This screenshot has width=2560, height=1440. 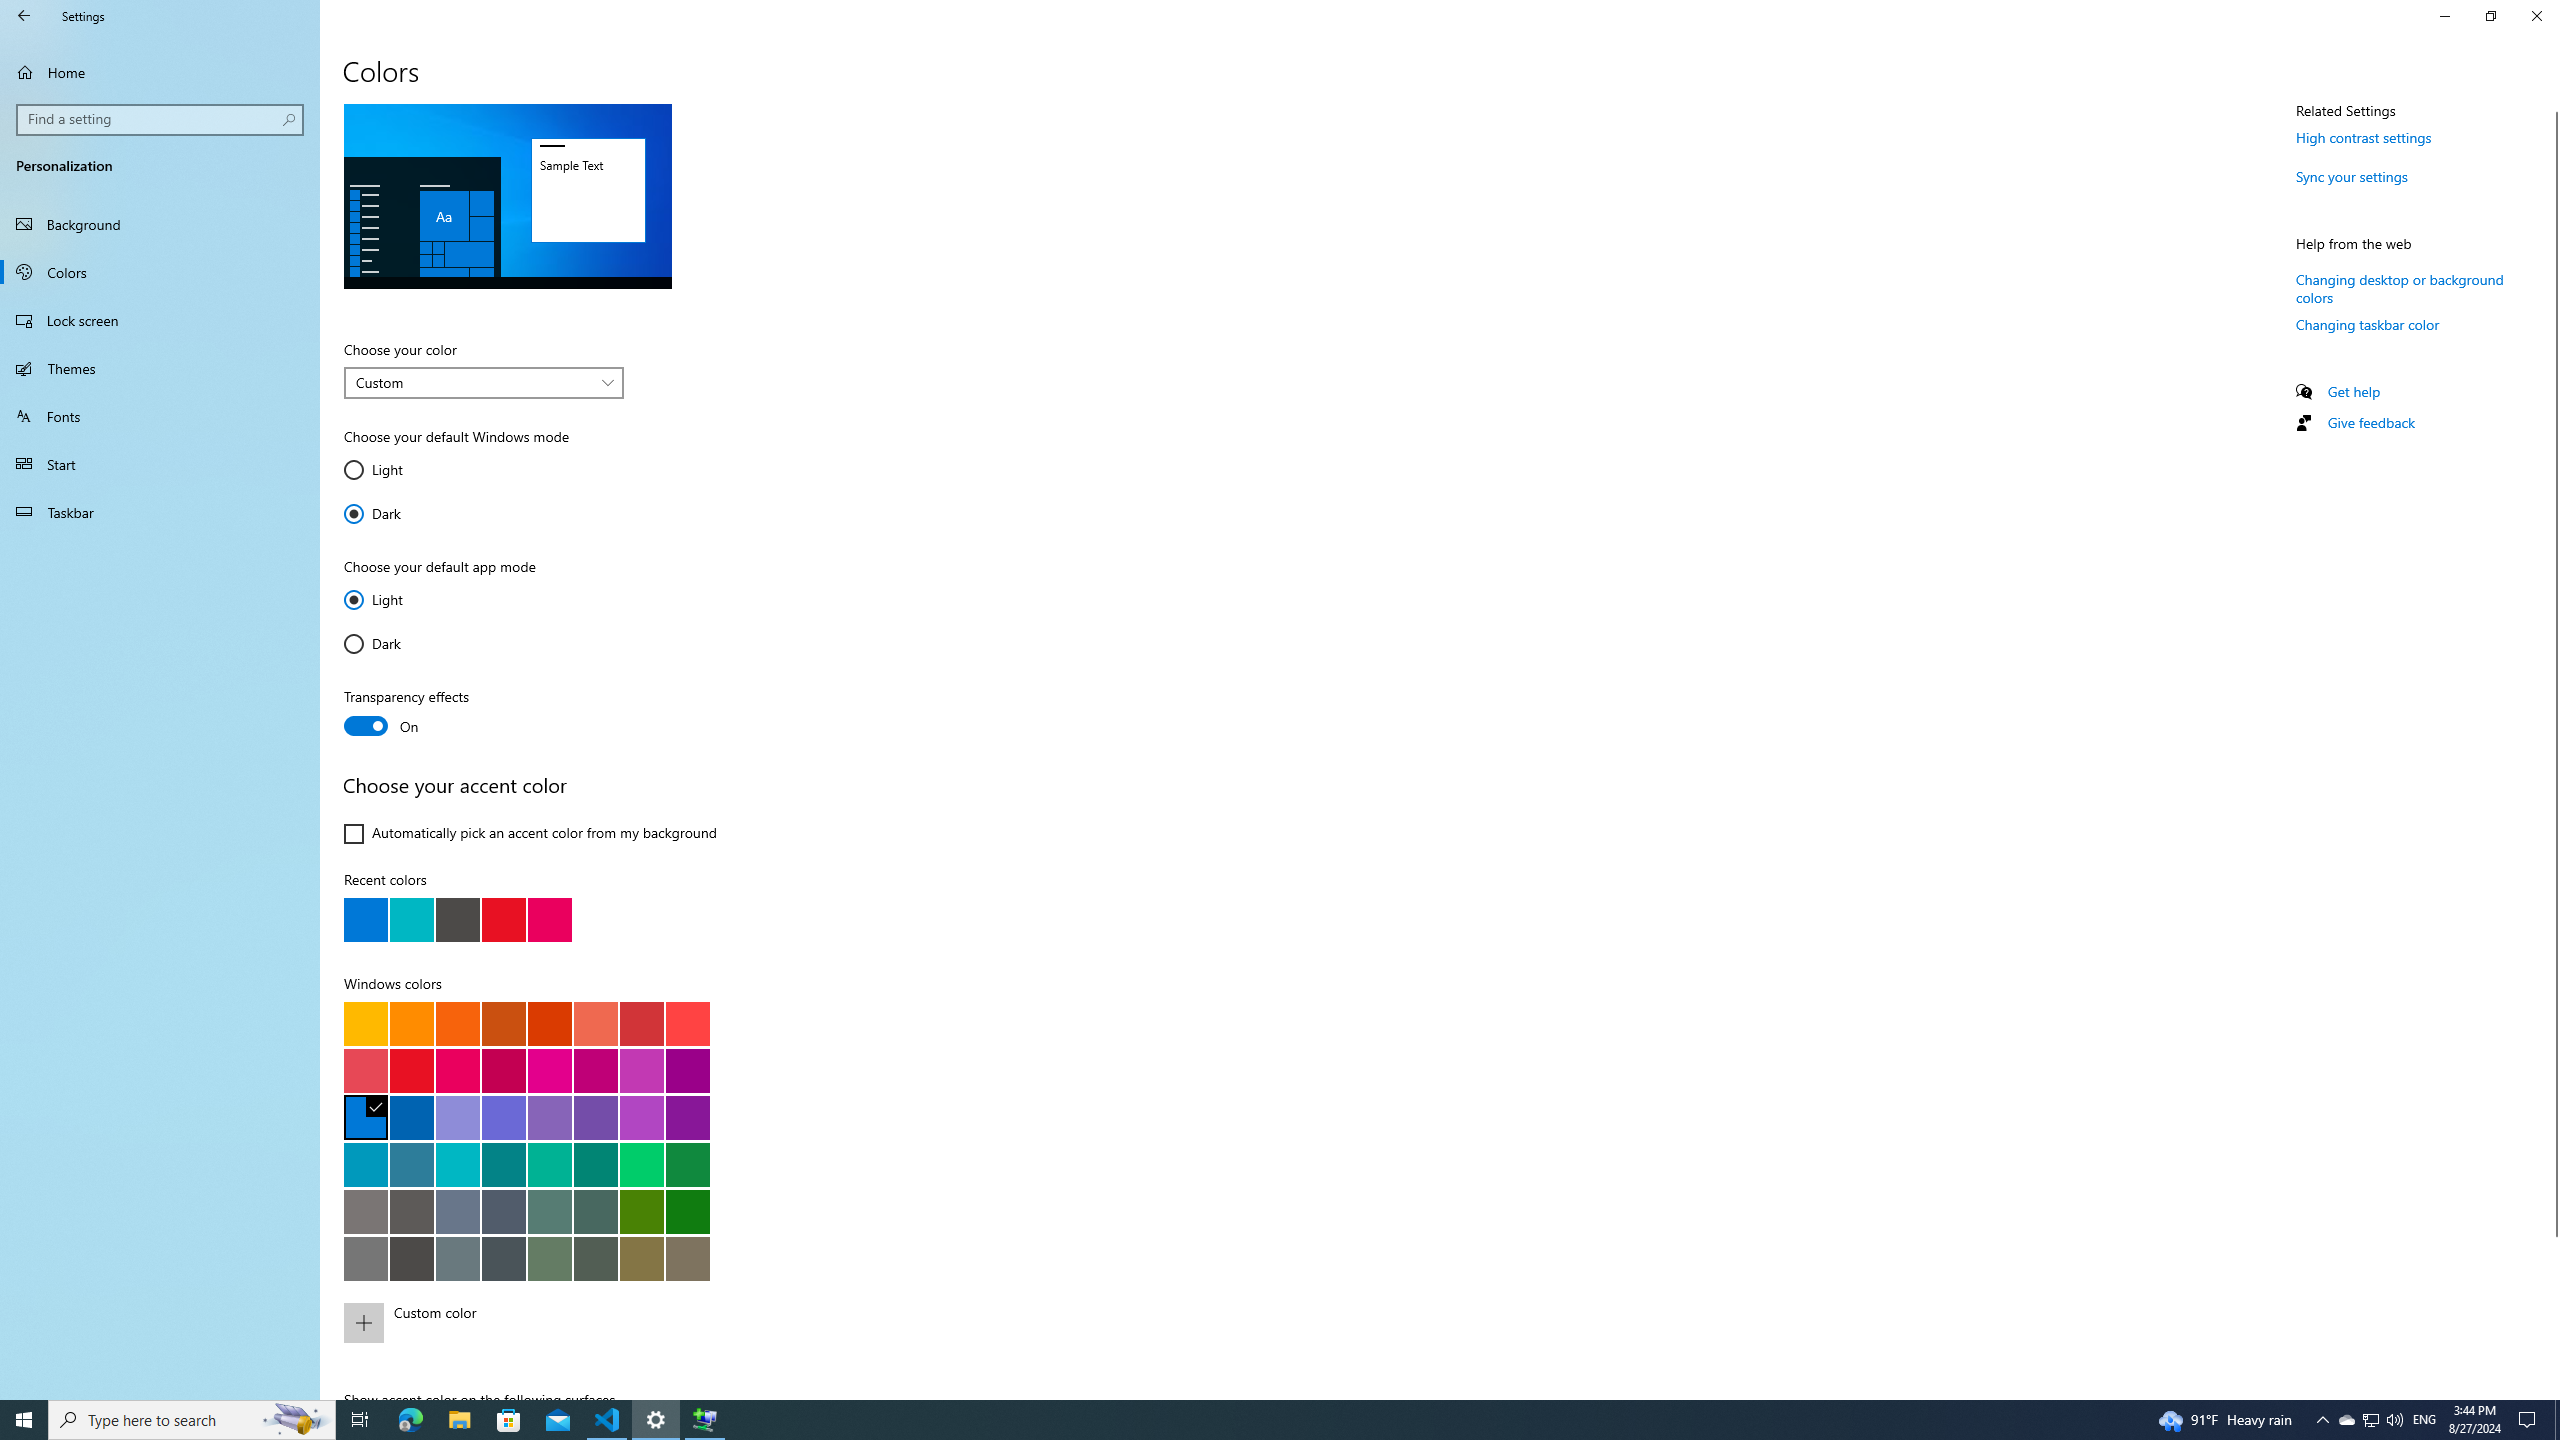 What do you see at coordinates (159, 415) in the screenshot?
I see `'Fonts'` at bounding box center [159, 415].